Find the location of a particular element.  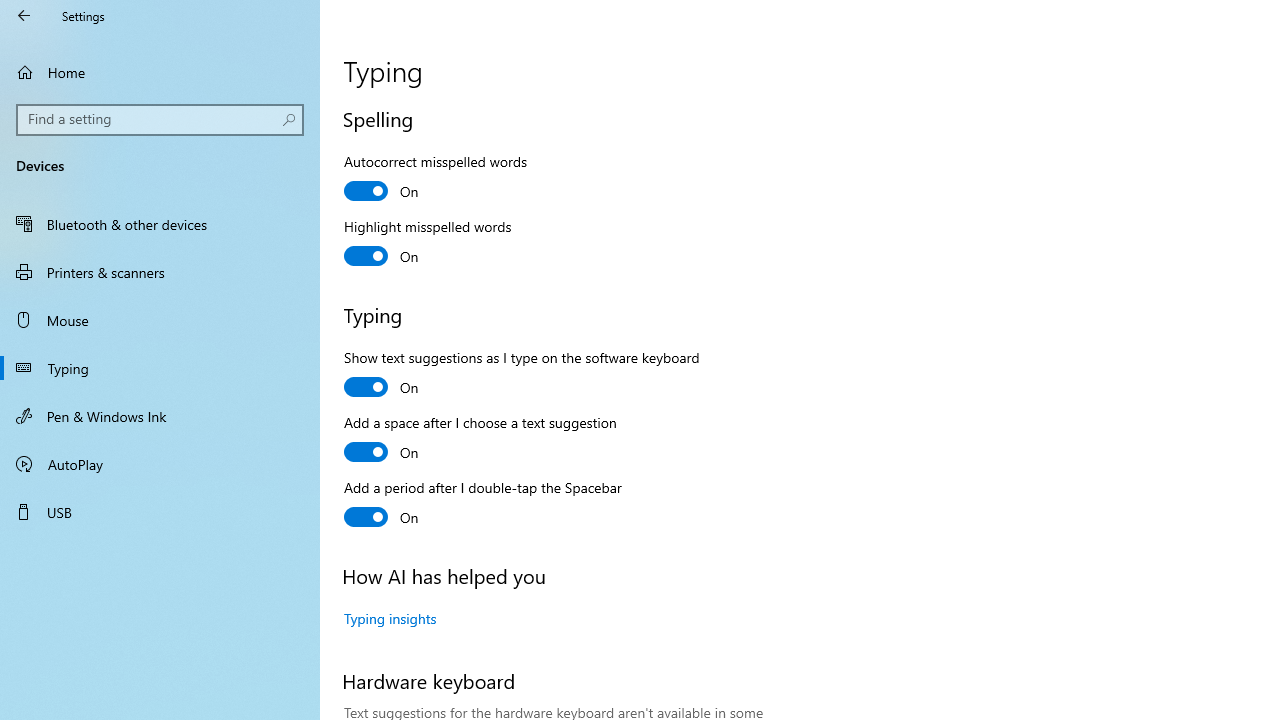

'Typing insights' is located at coordinates (390, 617).